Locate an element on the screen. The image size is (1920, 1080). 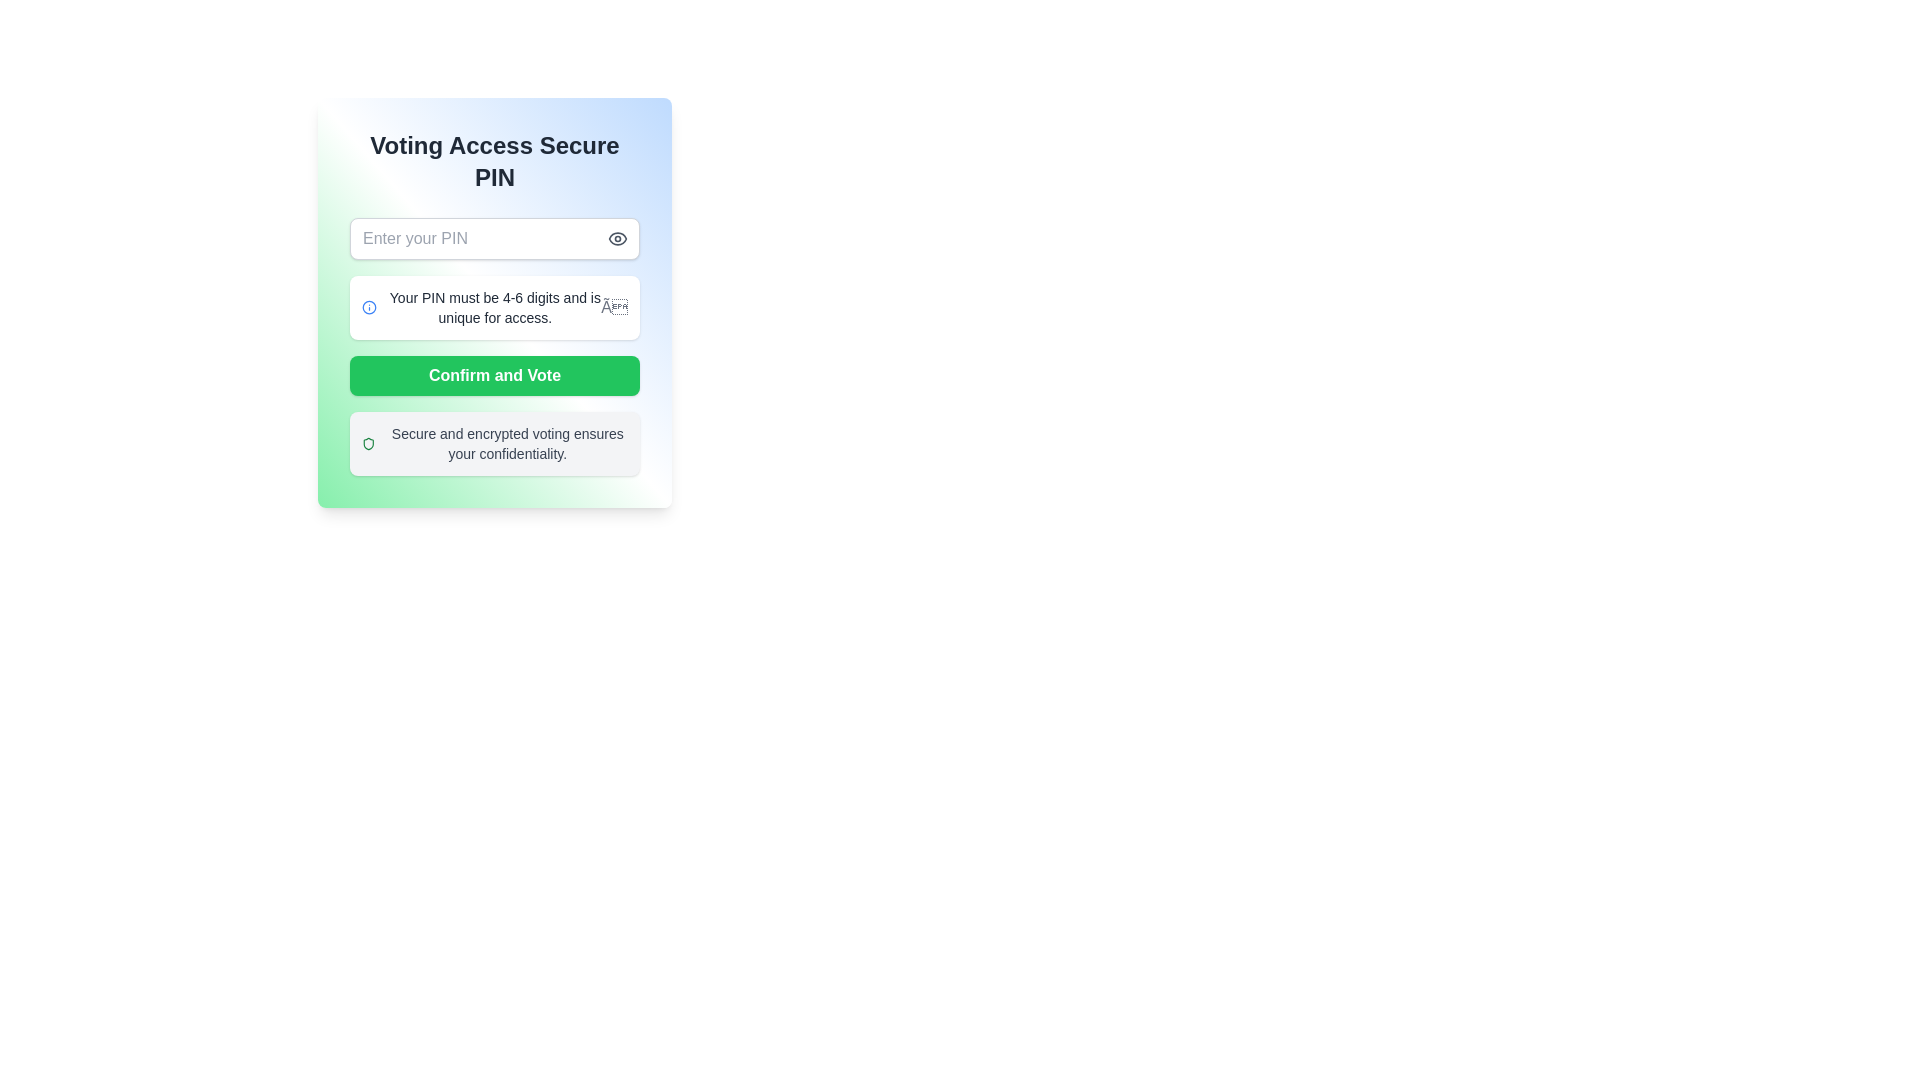
the circular blue outline icon that represents information related to PIN requirements, positioned in the middle section of the form, next to the explanatory text is located at coordinates (369, 308).